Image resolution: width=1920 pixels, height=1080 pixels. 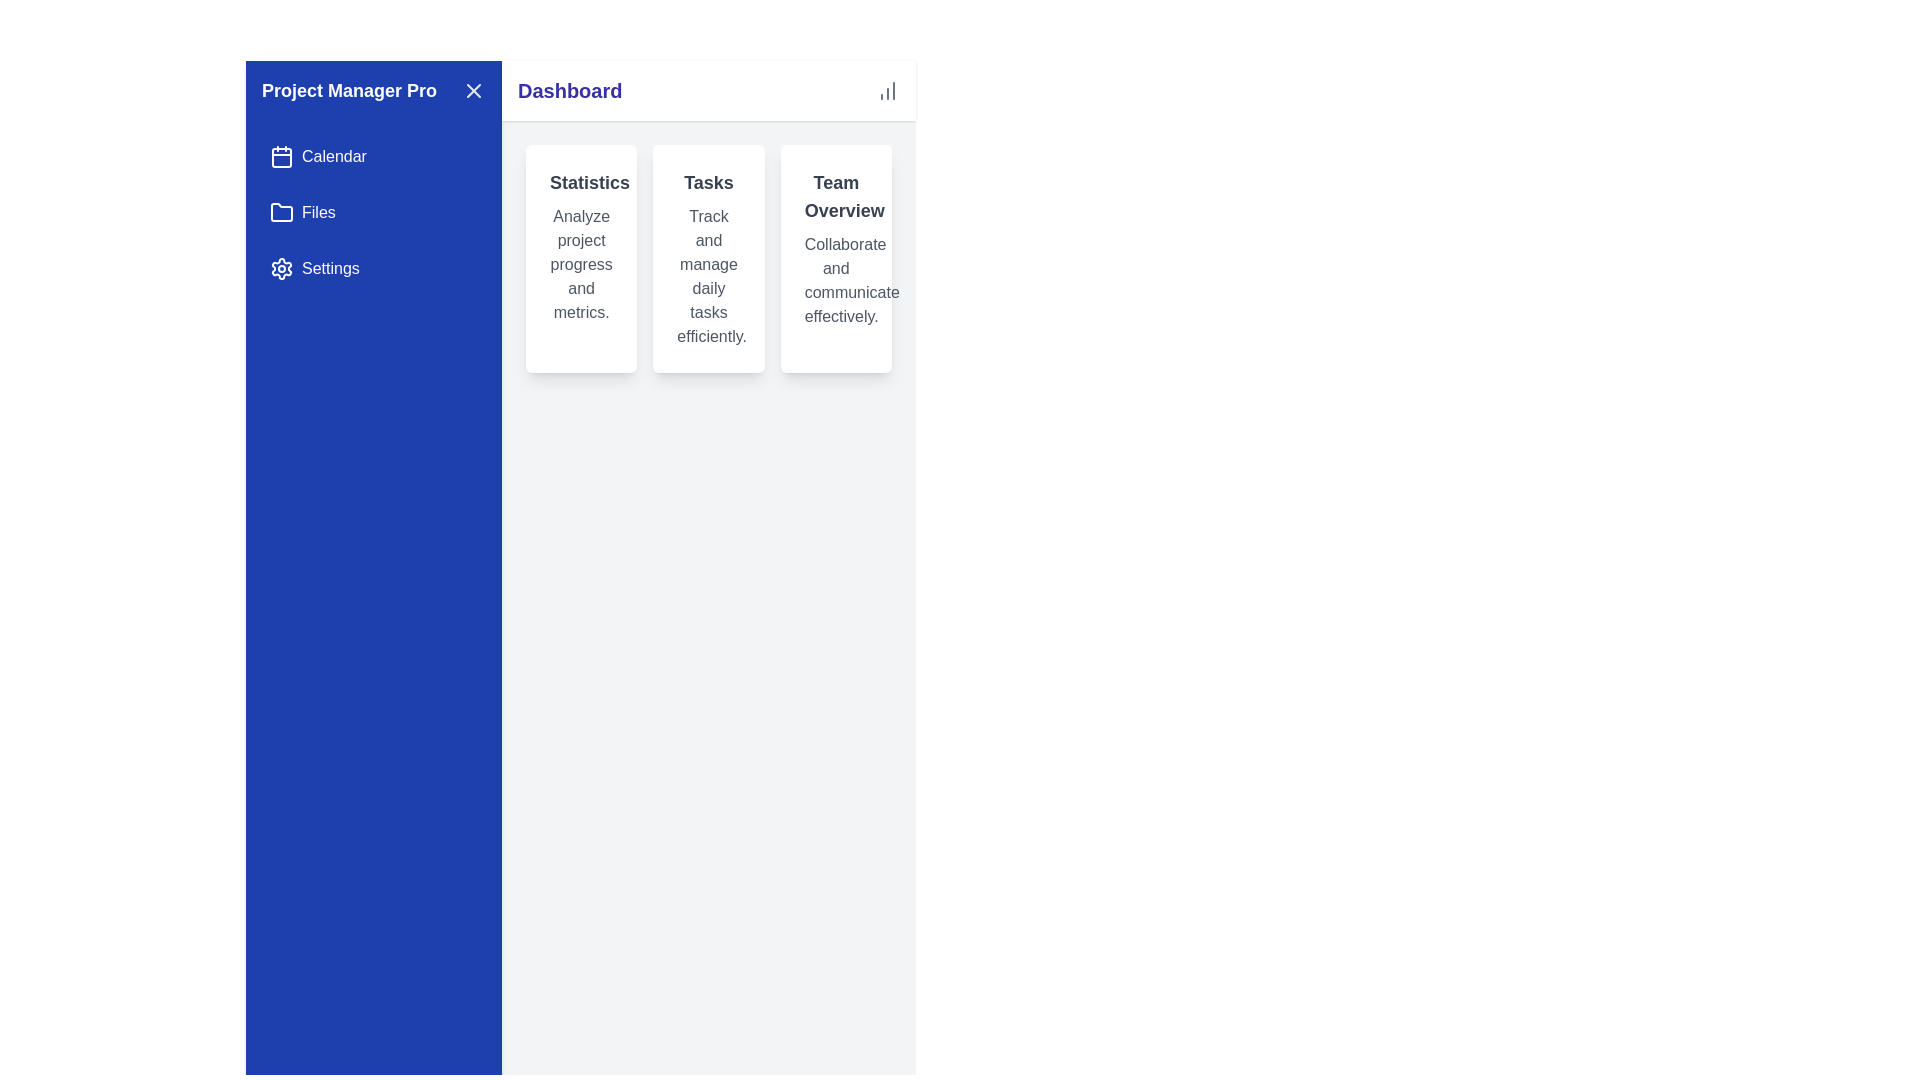 I want to click on the descriptive text block reading 'Analyze project progress and metrics.', which is styled in gray and located below the 'Statistics' heading in the top-left card, so click(x=580, y=264).